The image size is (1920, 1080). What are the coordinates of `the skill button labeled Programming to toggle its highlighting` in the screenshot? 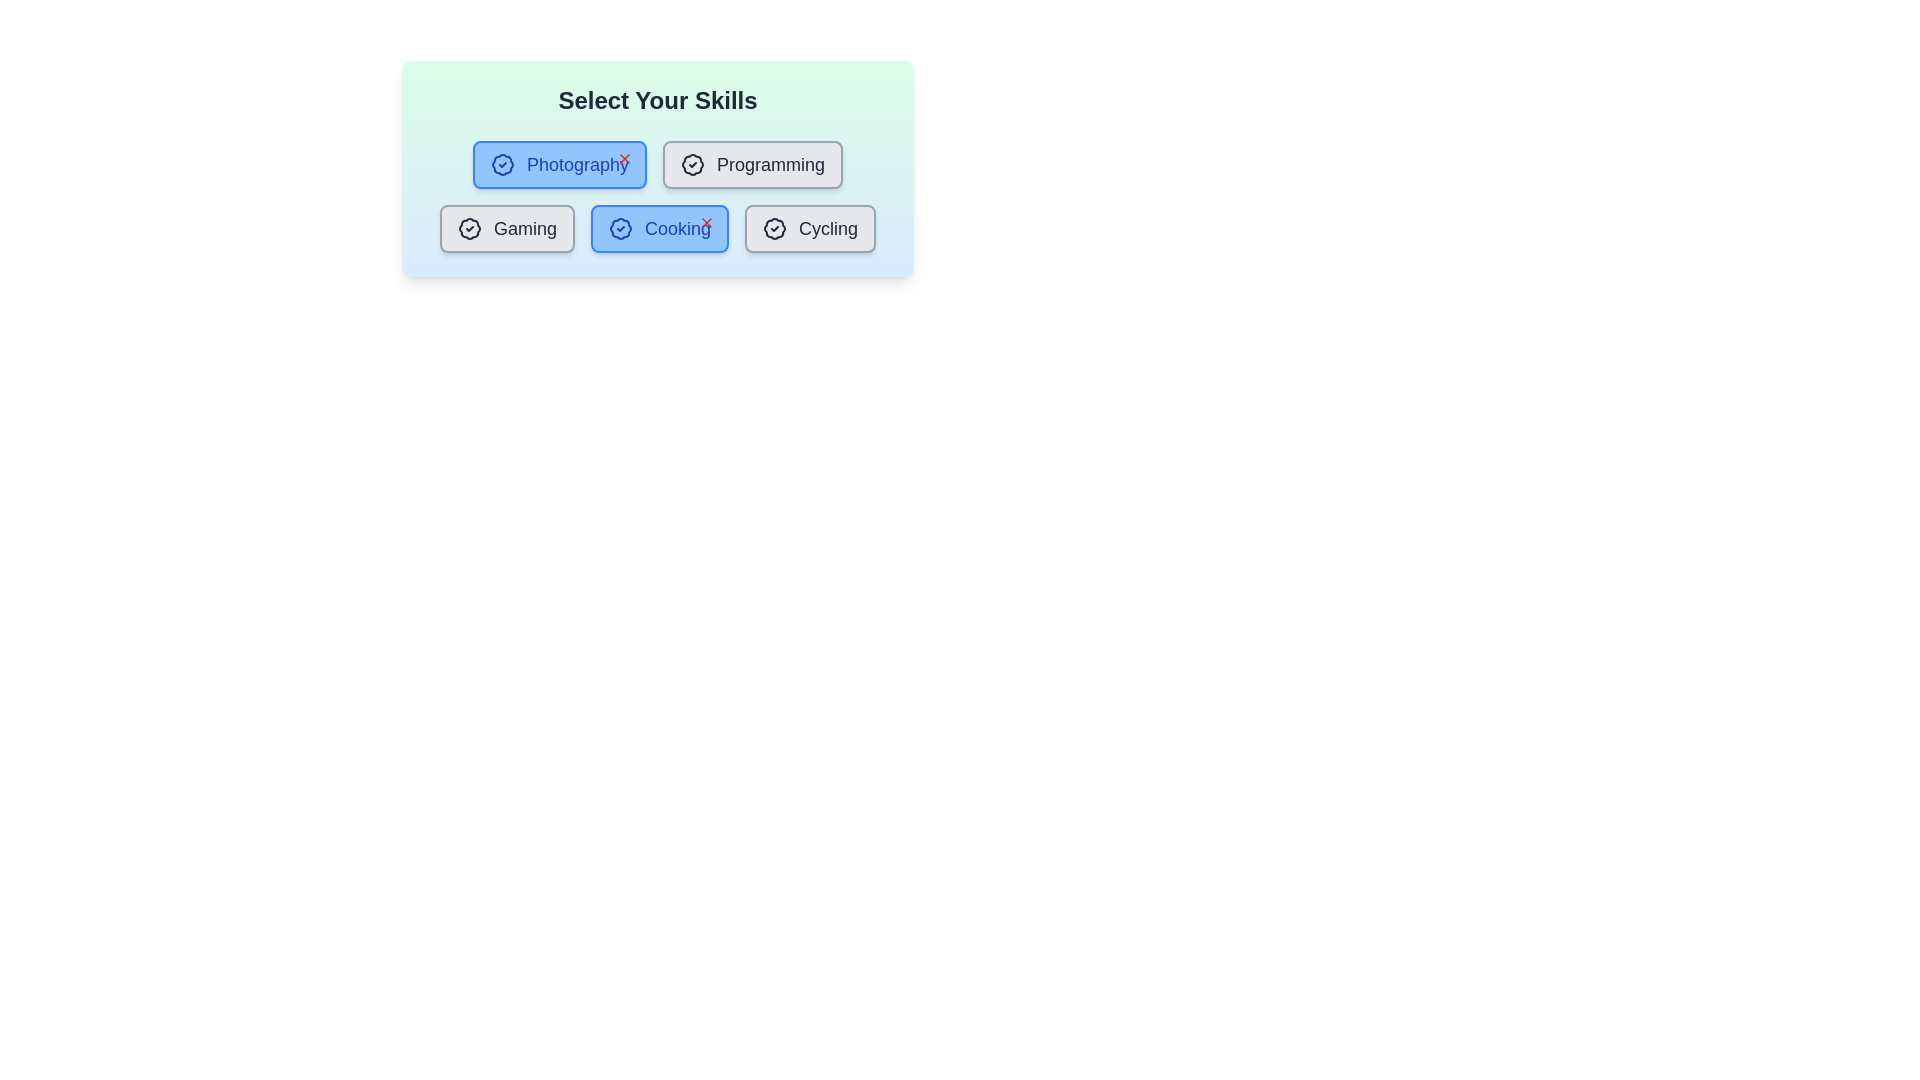 It's located at (752, 164).